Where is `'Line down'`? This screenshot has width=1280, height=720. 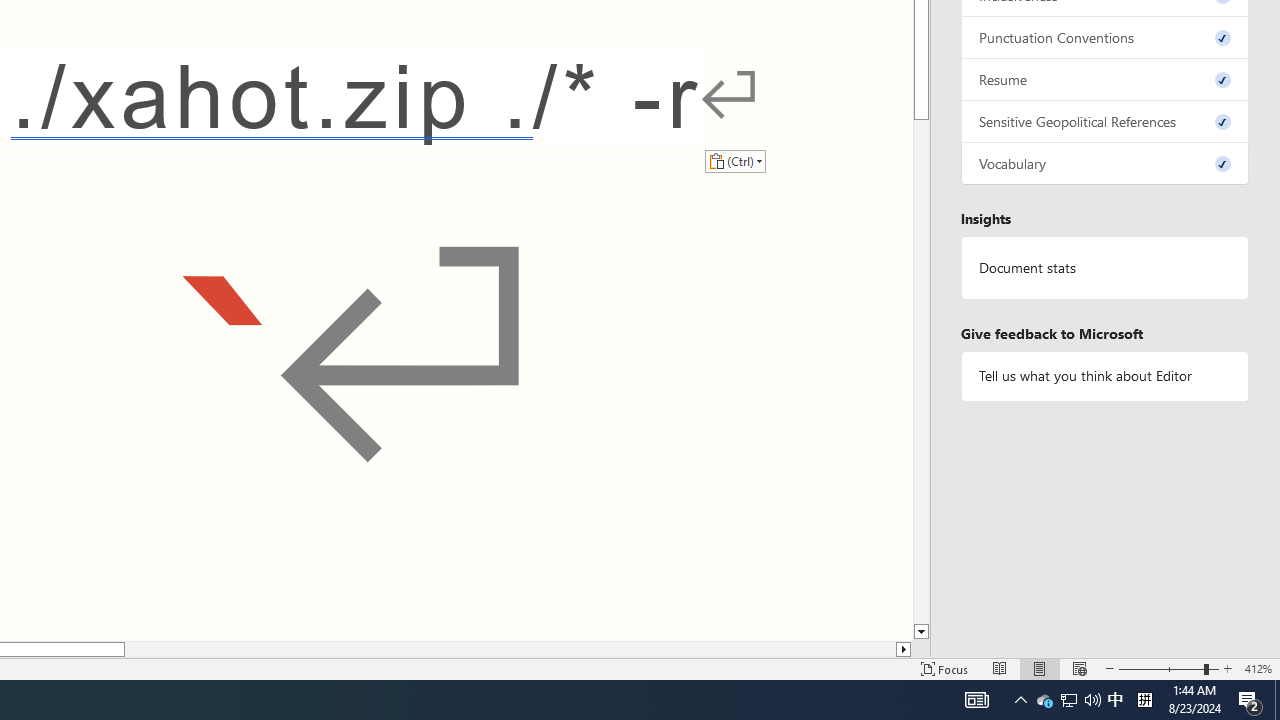 'Line down' is located at coordinates (920, 632).